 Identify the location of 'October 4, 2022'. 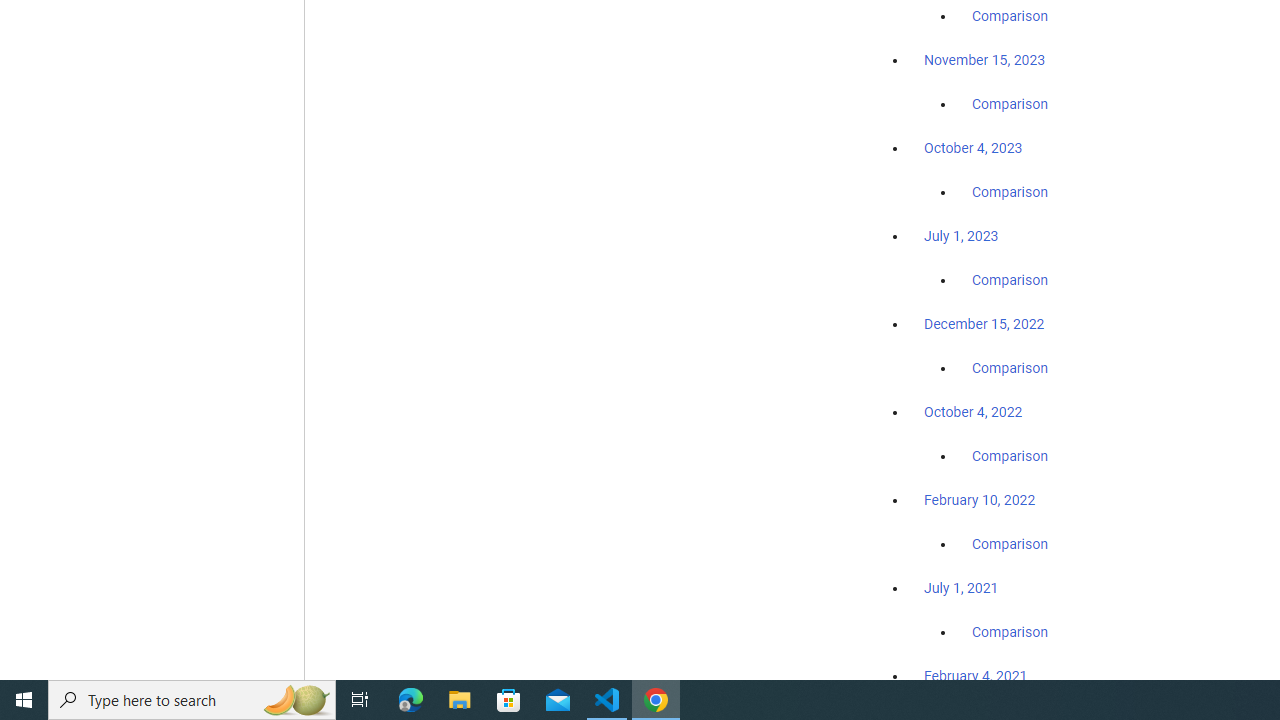
(973, 411).